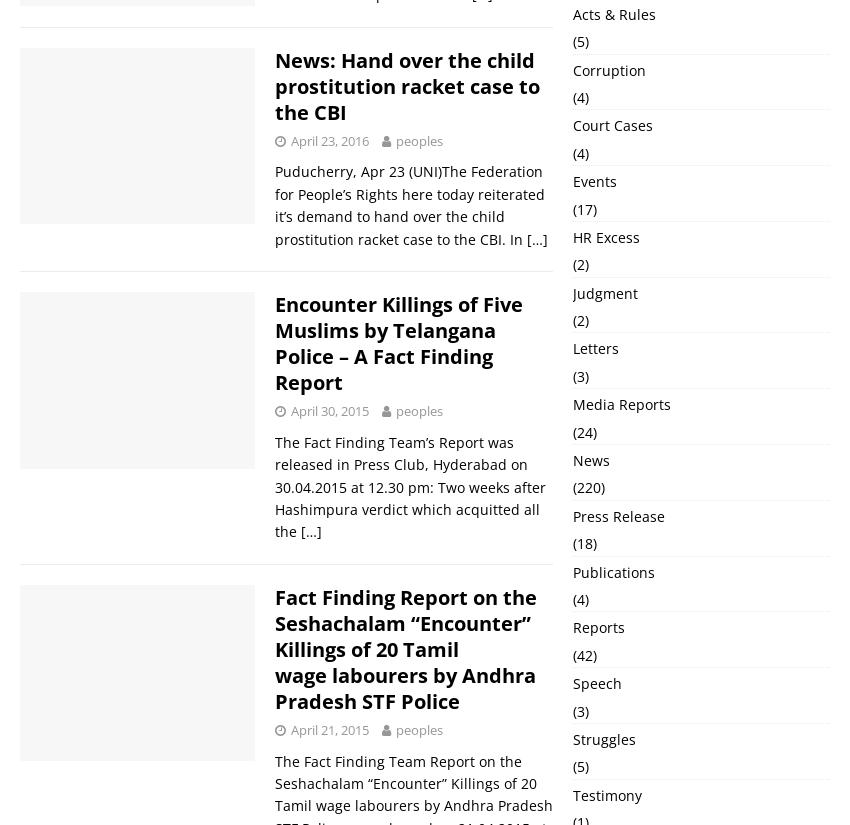 The image size is (850, 825). Describe the element at coordinates (584, 543) in the screenshot. I see `'(18)'` at that location.